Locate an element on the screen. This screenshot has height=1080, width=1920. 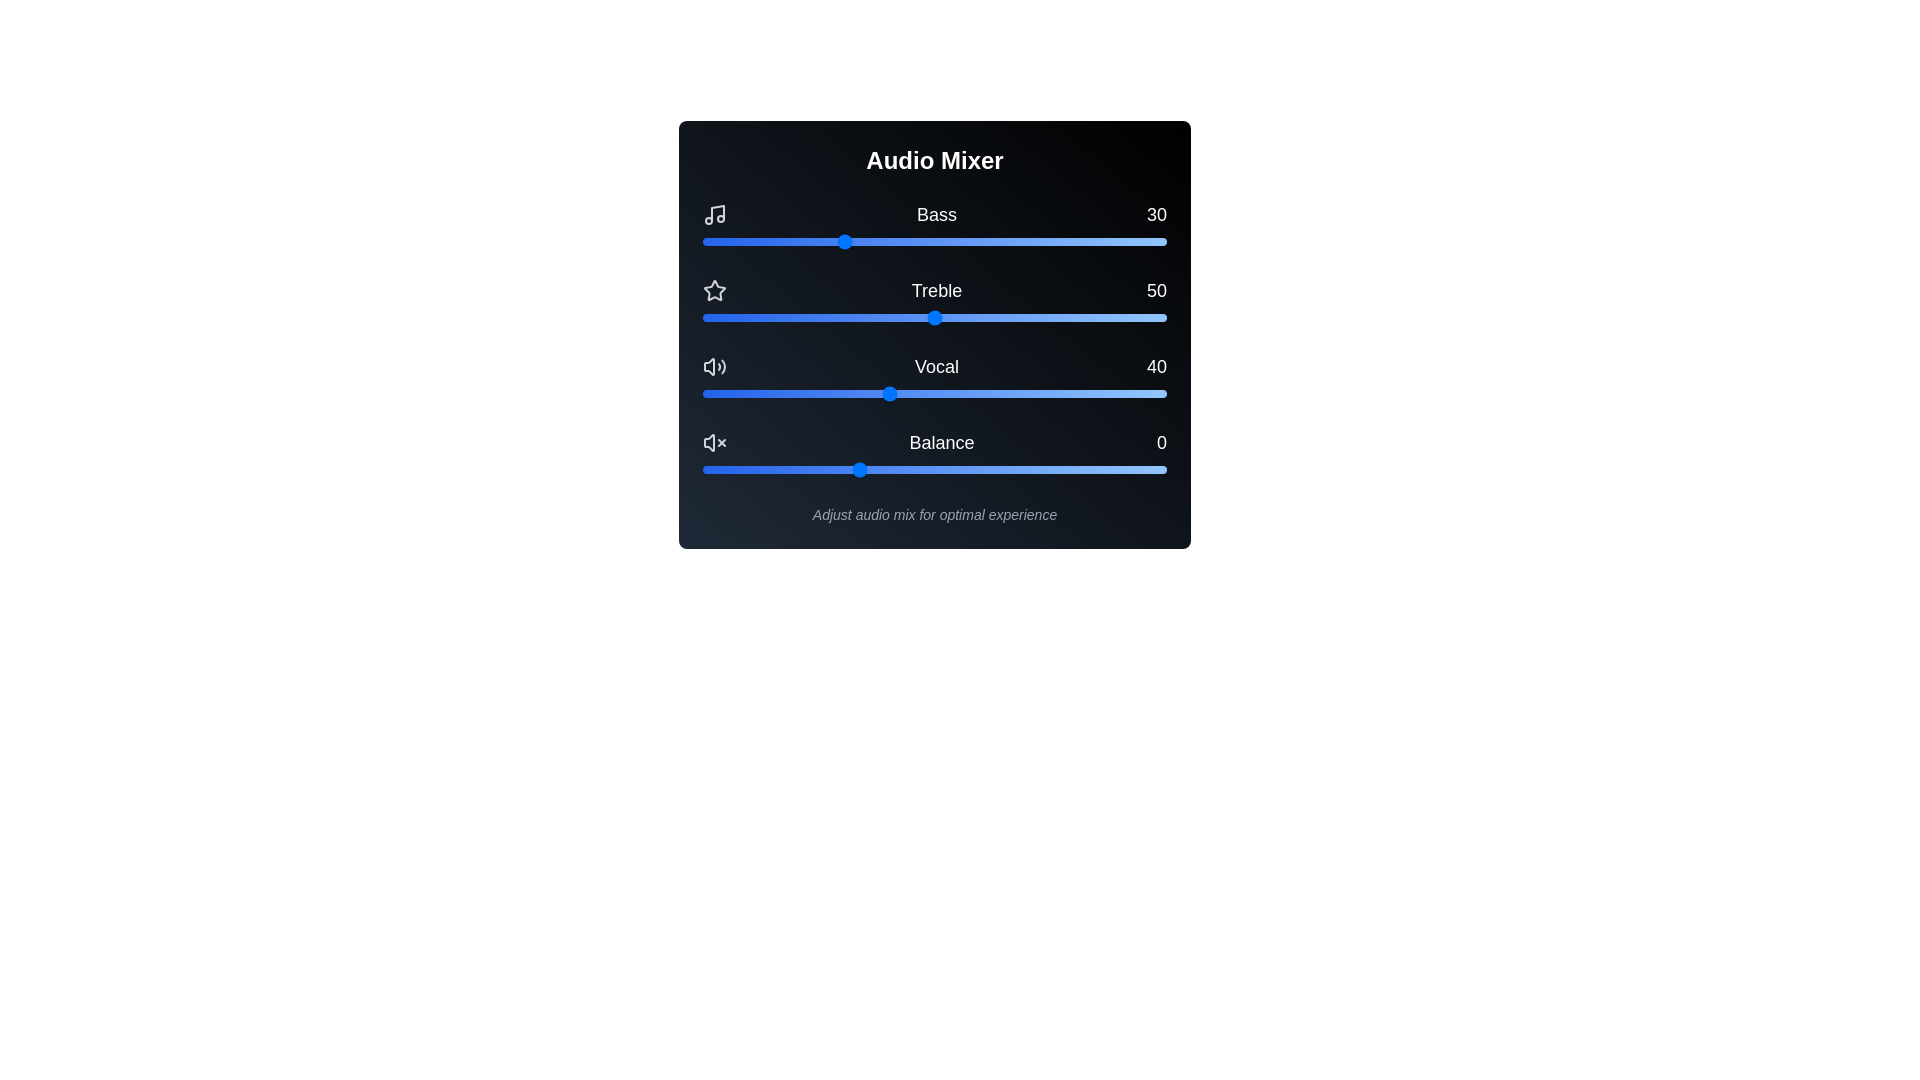
the balance slider to 20 within its range of -50 to 100 is located at coordinates (918, 470).